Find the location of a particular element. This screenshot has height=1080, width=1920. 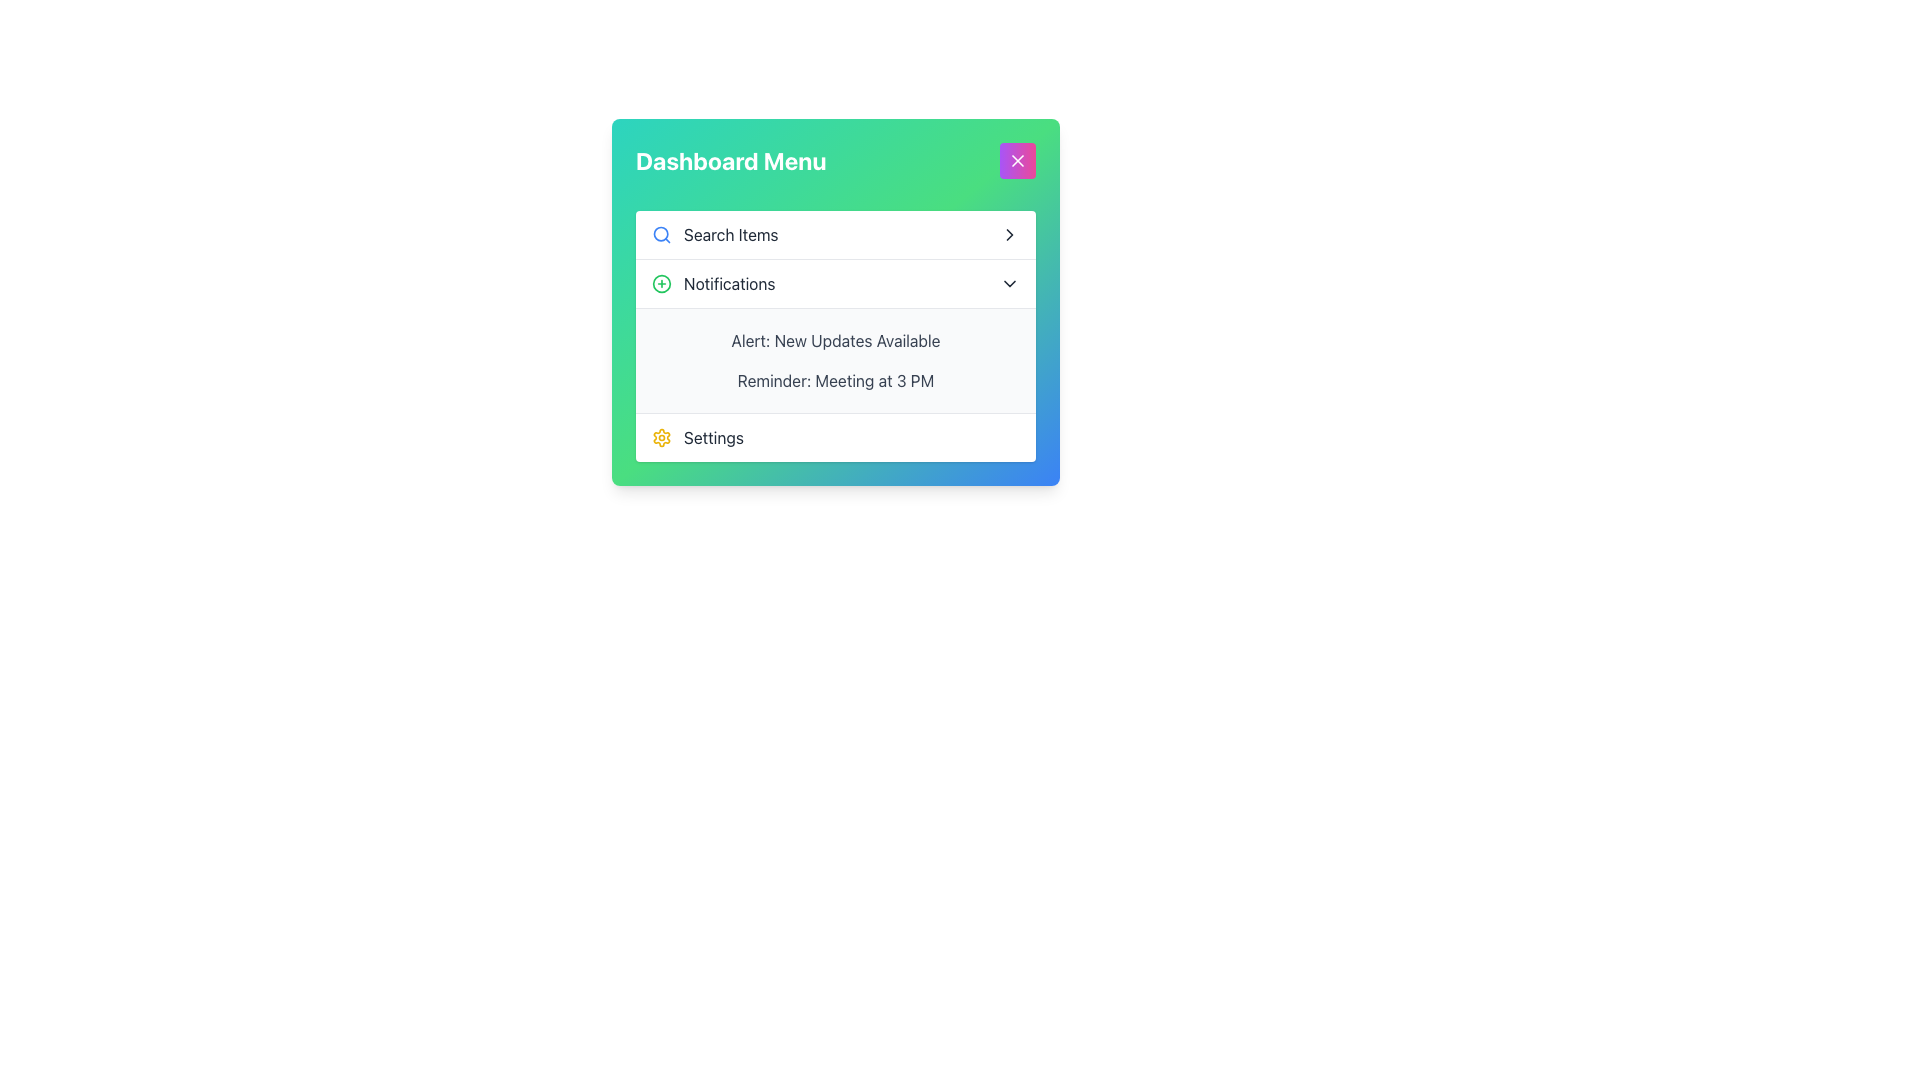

the Close button icon in the top right corner of the 'Dashboard Menu' is located at coordinates (1017, 160).